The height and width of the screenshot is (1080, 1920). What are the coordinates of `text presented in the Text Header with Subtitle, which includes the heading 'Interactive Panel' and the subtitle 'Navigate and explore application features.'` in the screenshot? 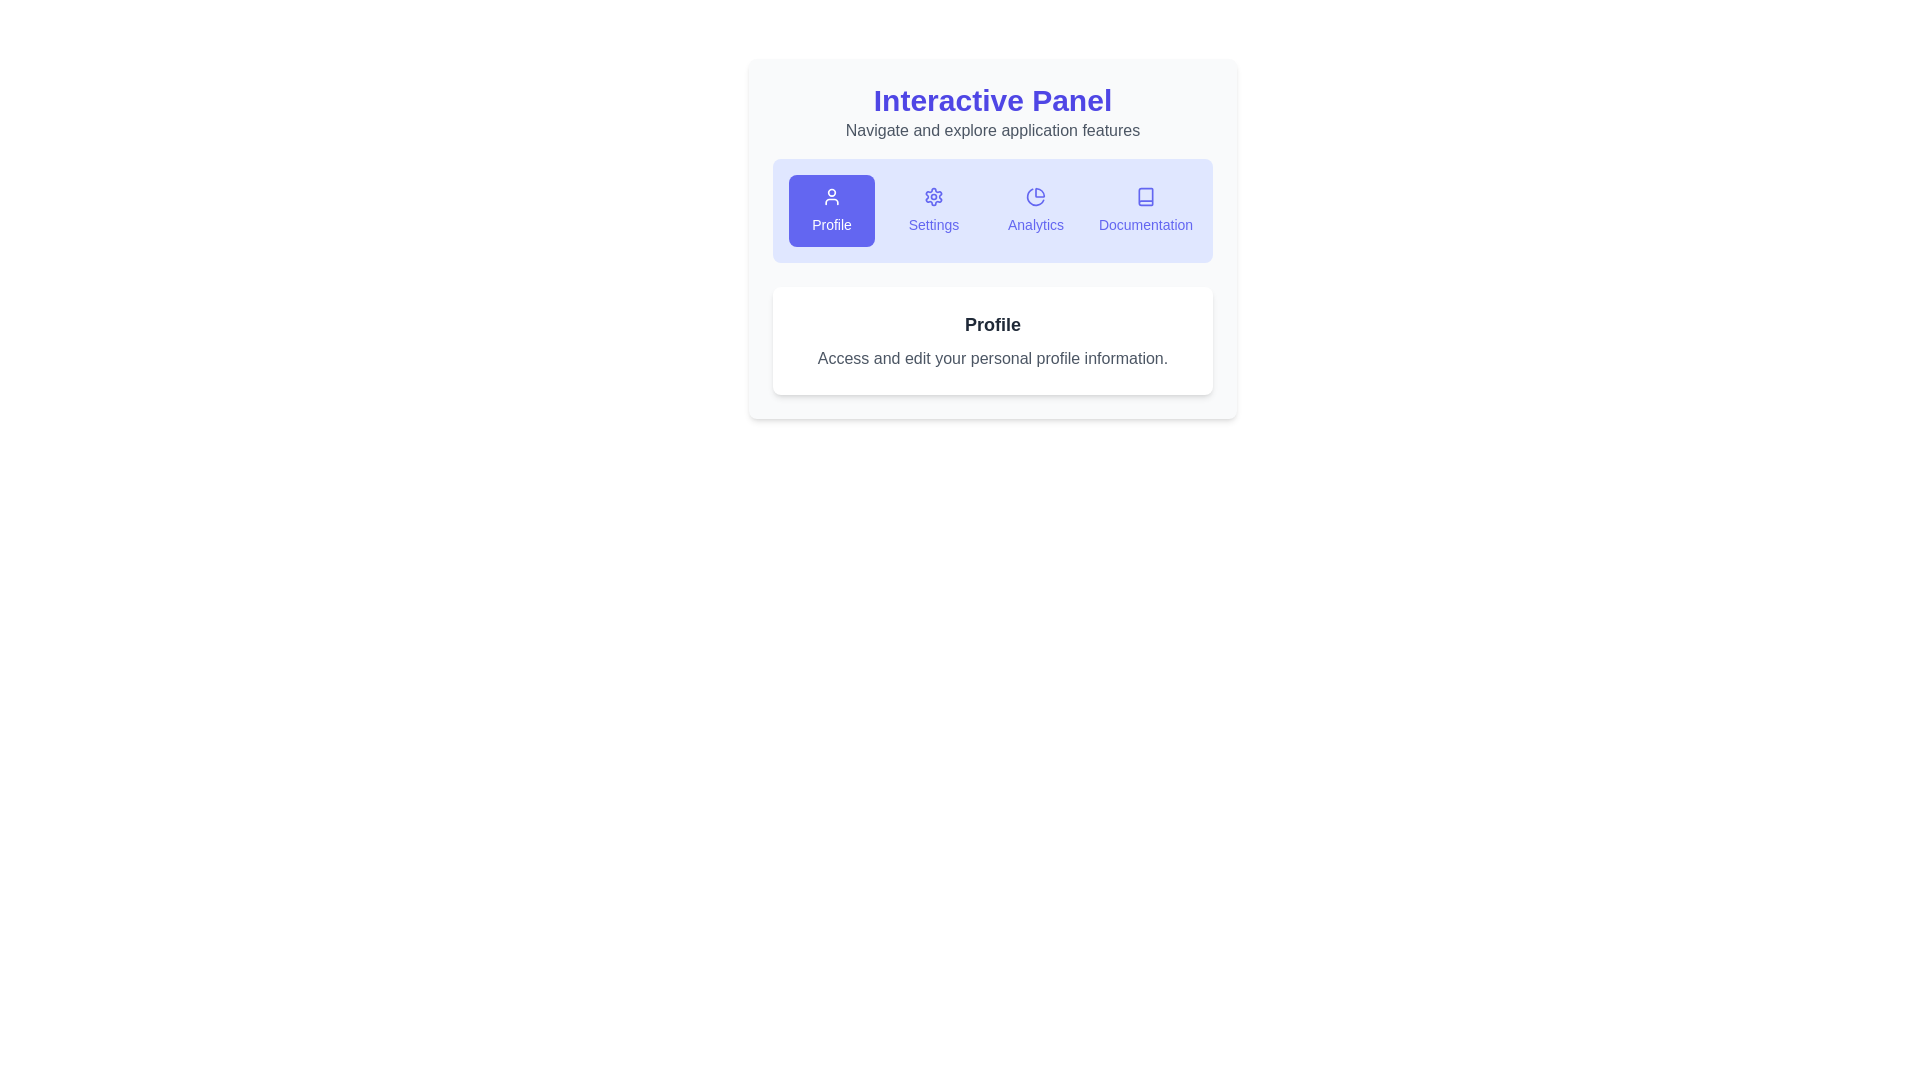 It's located at (993, 112).